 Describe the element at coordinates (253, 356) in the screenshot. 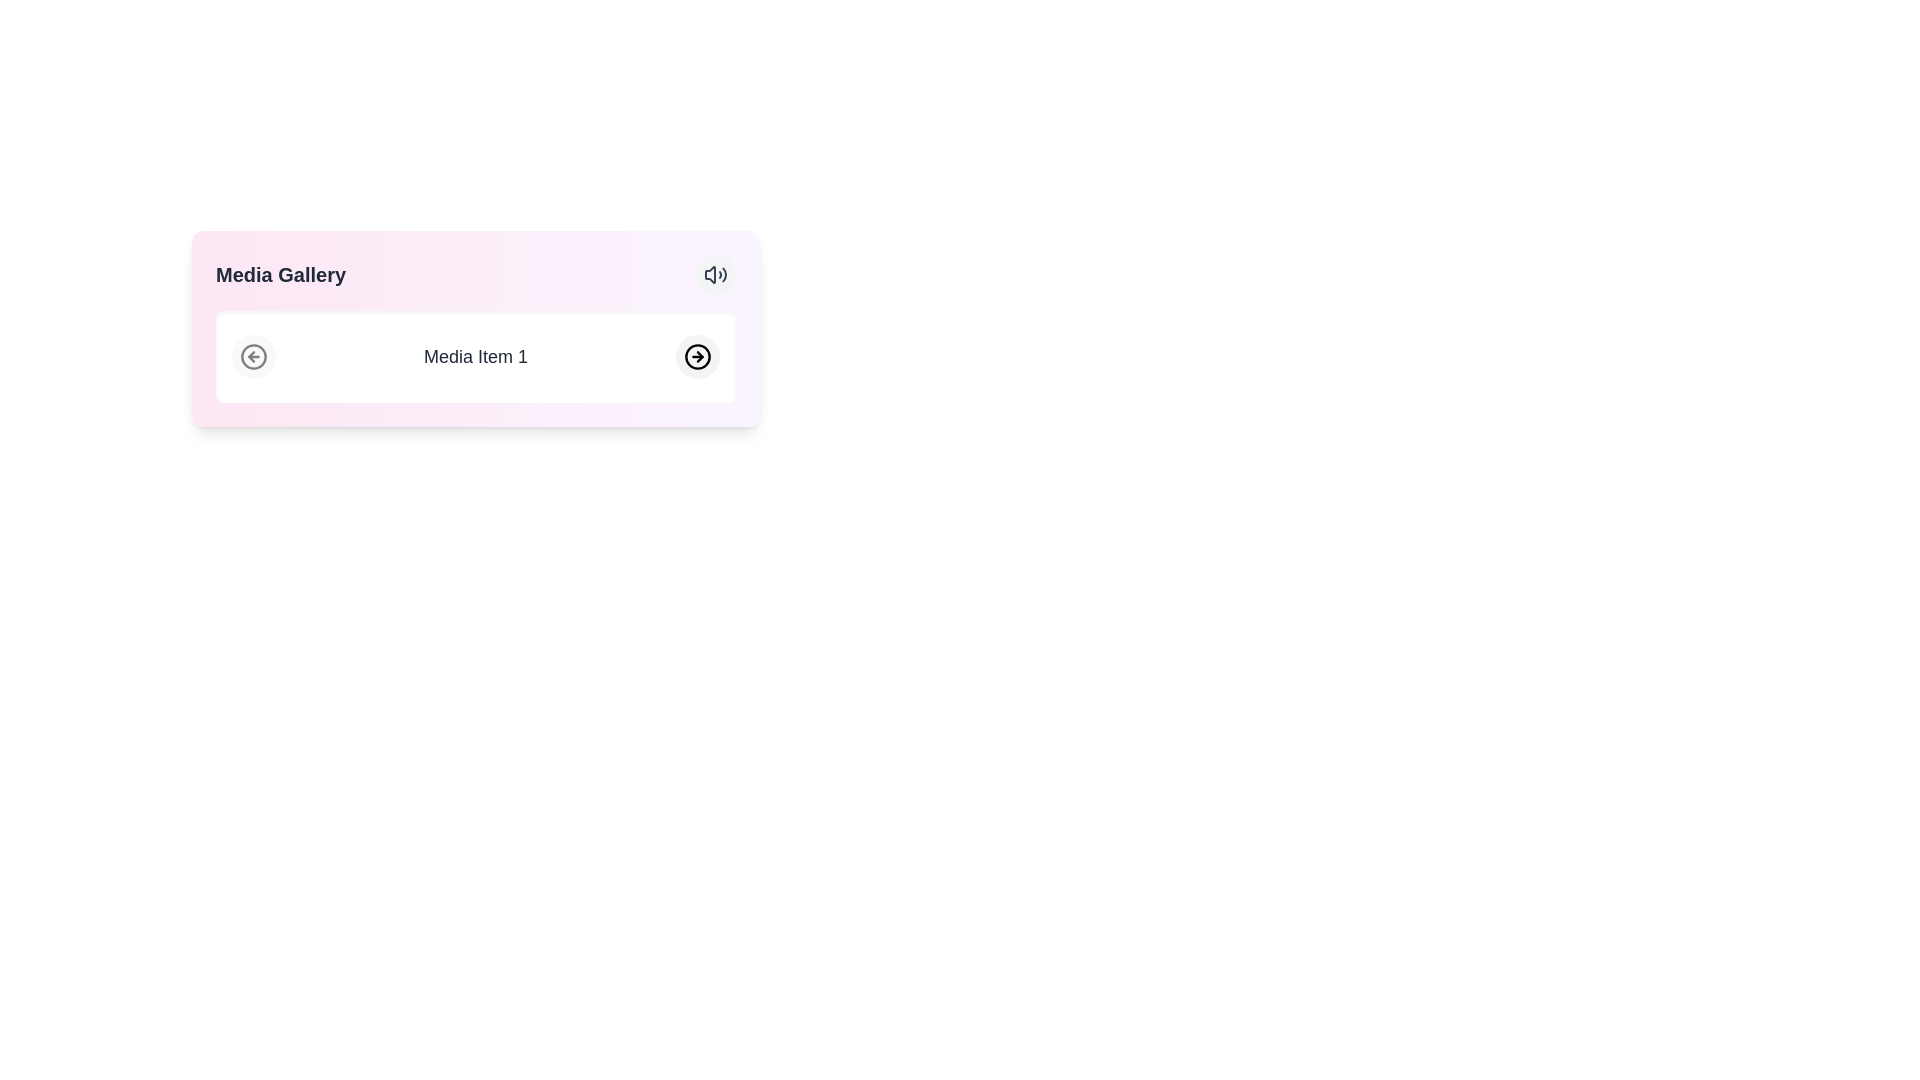

I see `the left navigation button in the 'Media Item 1' section` at that location.